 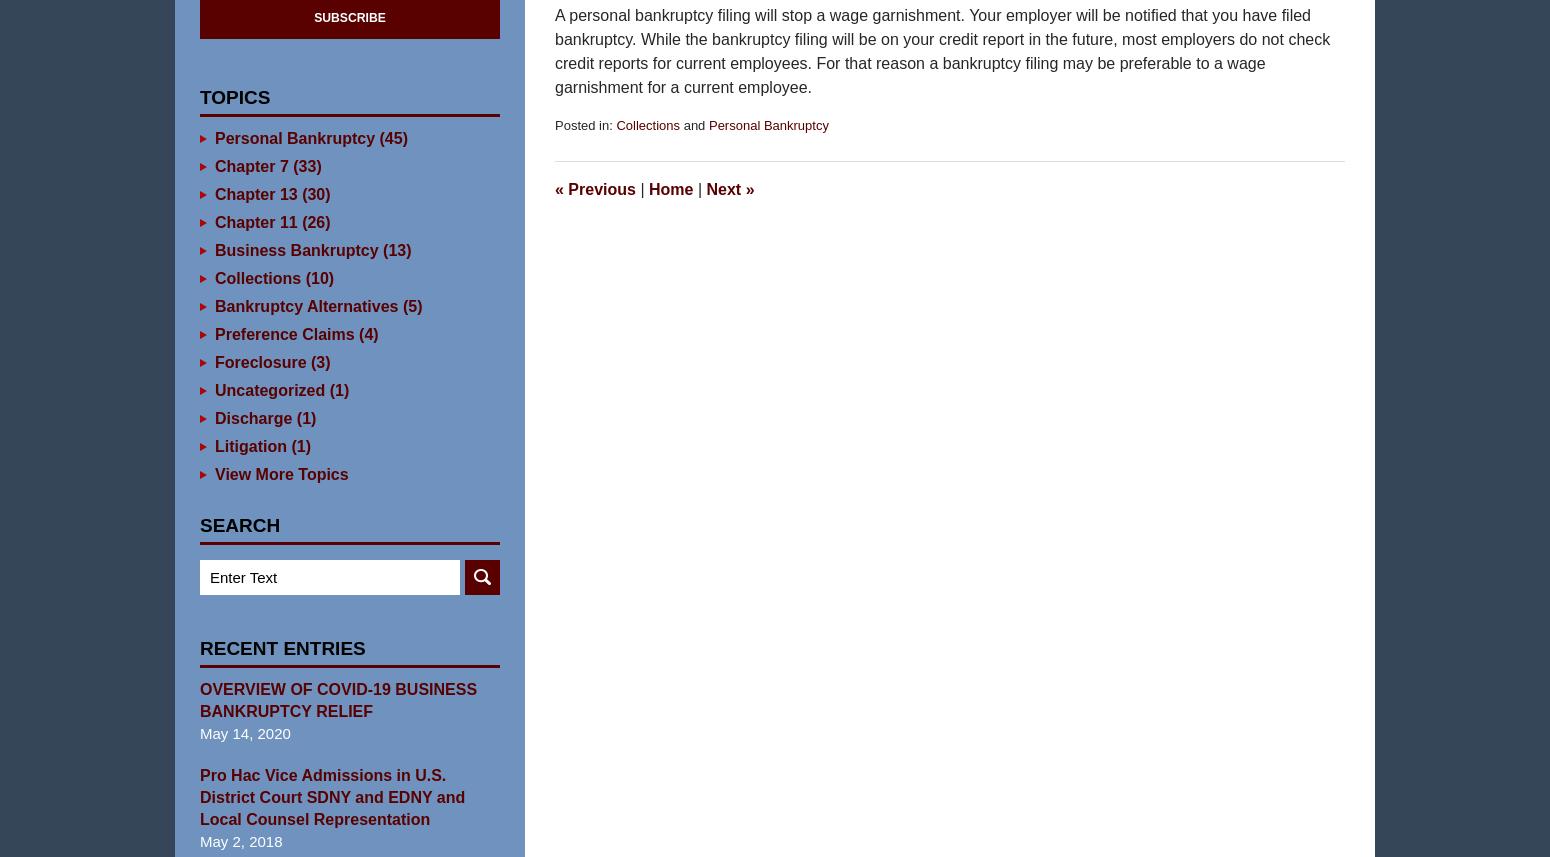 What do you see at coordinates (255, 224) in the screenshot?
I see `'Chapter 13'` at bounding box center [255, 224].